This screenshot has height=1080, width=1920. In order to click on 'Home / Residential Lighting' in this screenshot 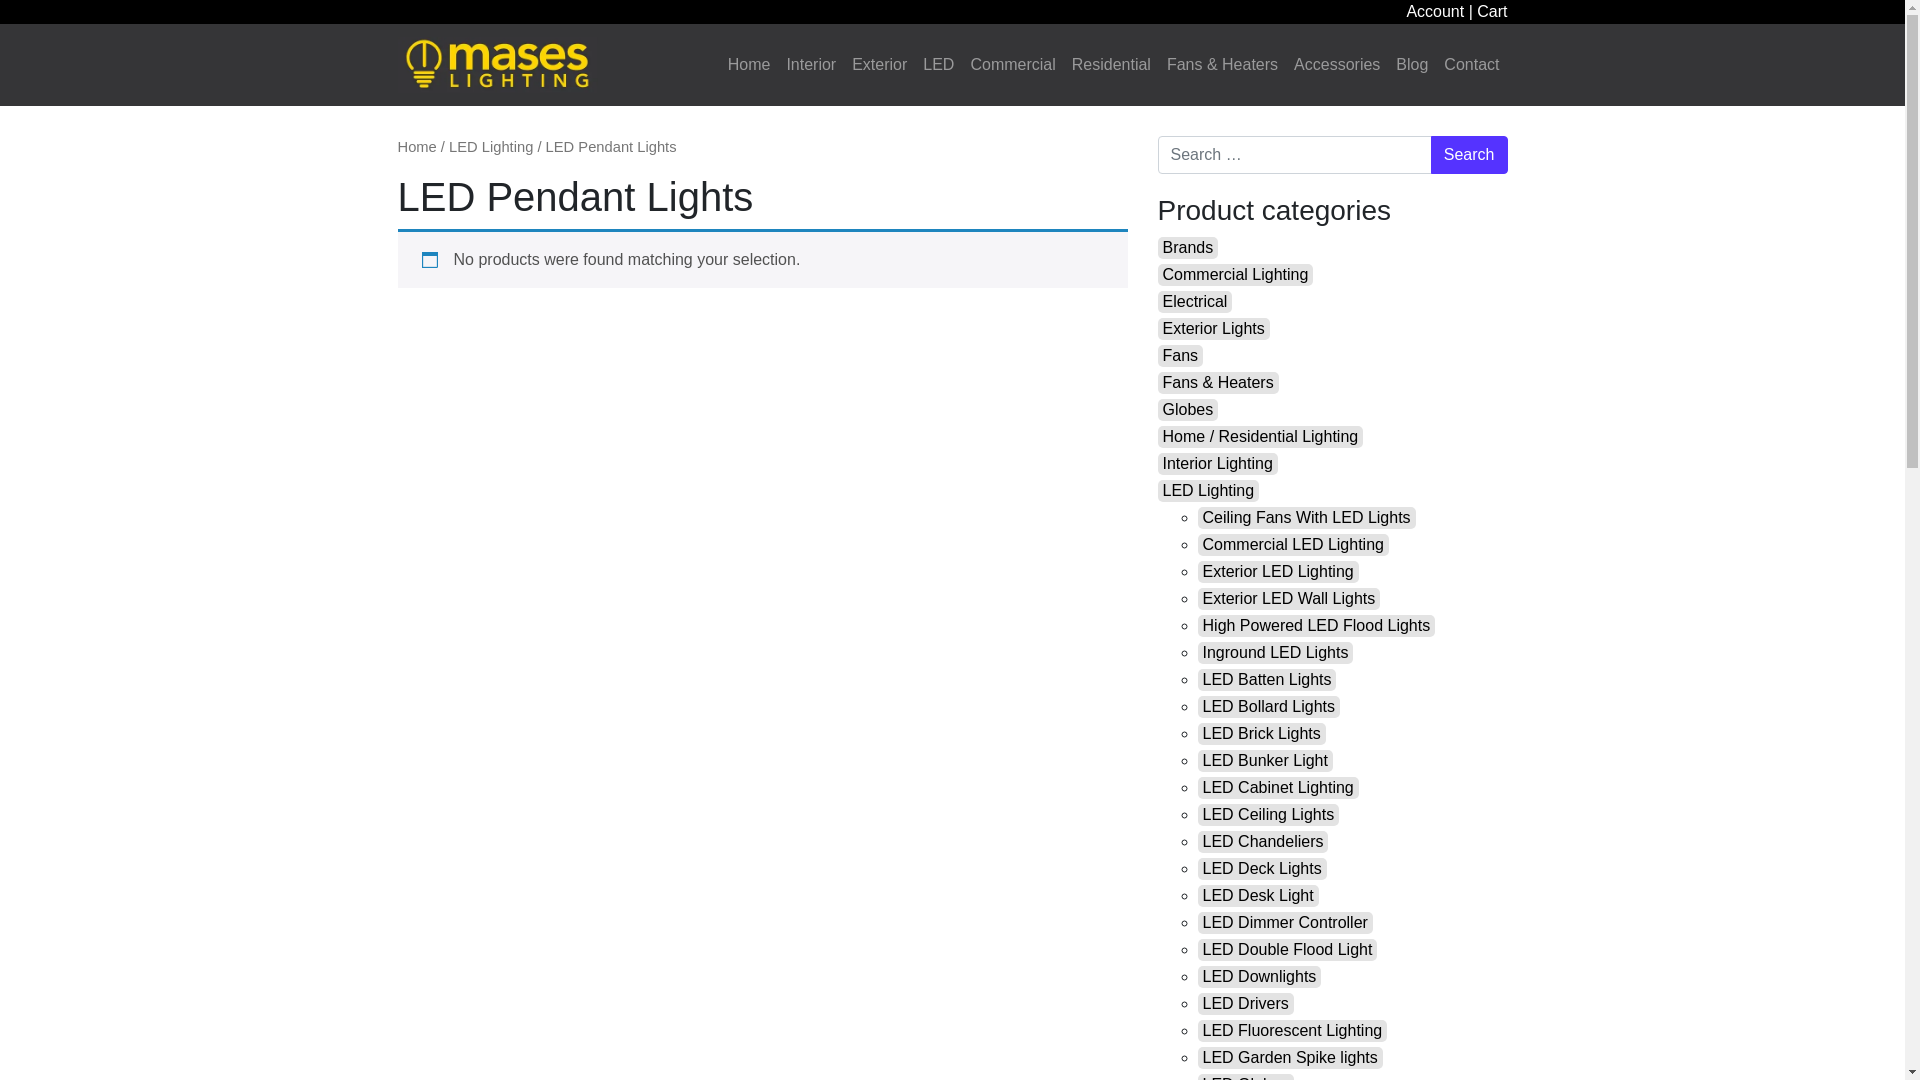, I will do `click(1157, 435)`.